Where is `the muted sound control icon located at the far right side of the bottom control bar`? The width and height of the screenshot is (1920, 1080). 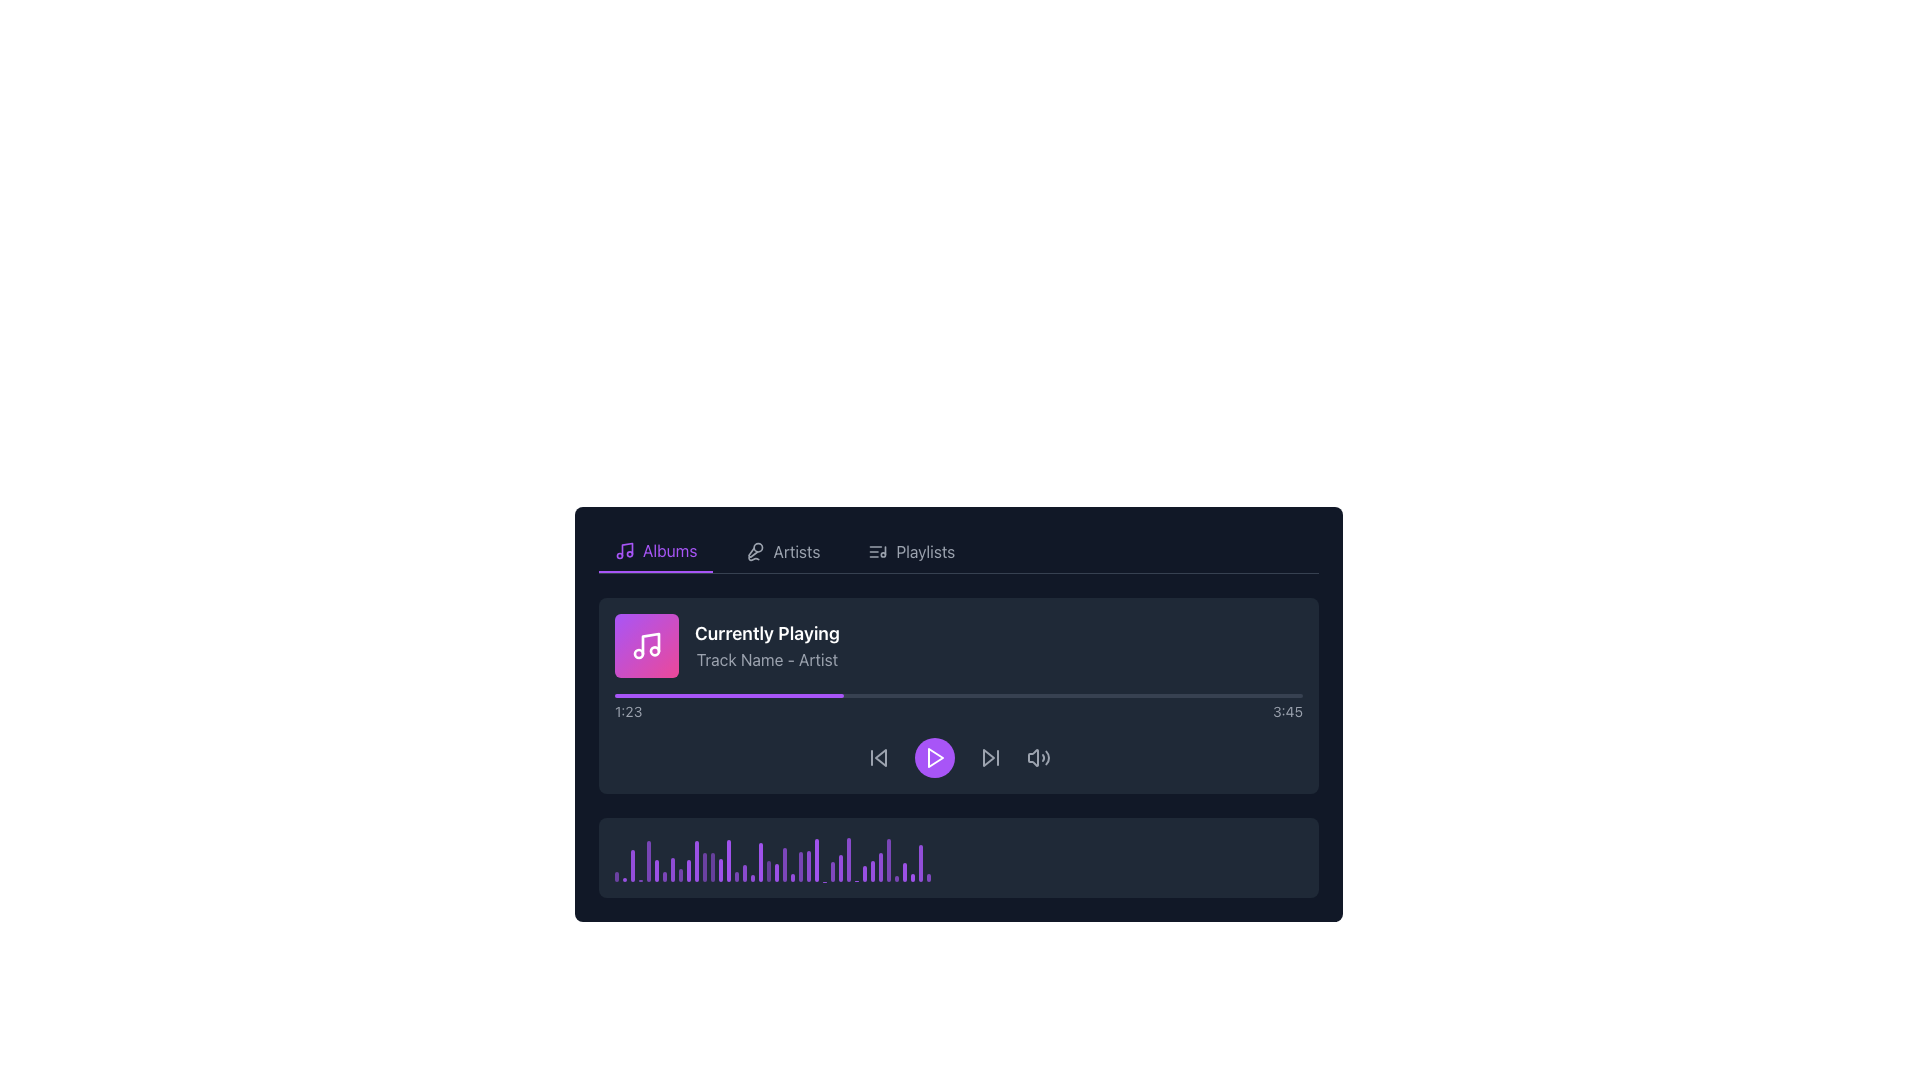
the muted sound control icon located at the far right side of the bottom control bar is located at coordinates (1033, 758).